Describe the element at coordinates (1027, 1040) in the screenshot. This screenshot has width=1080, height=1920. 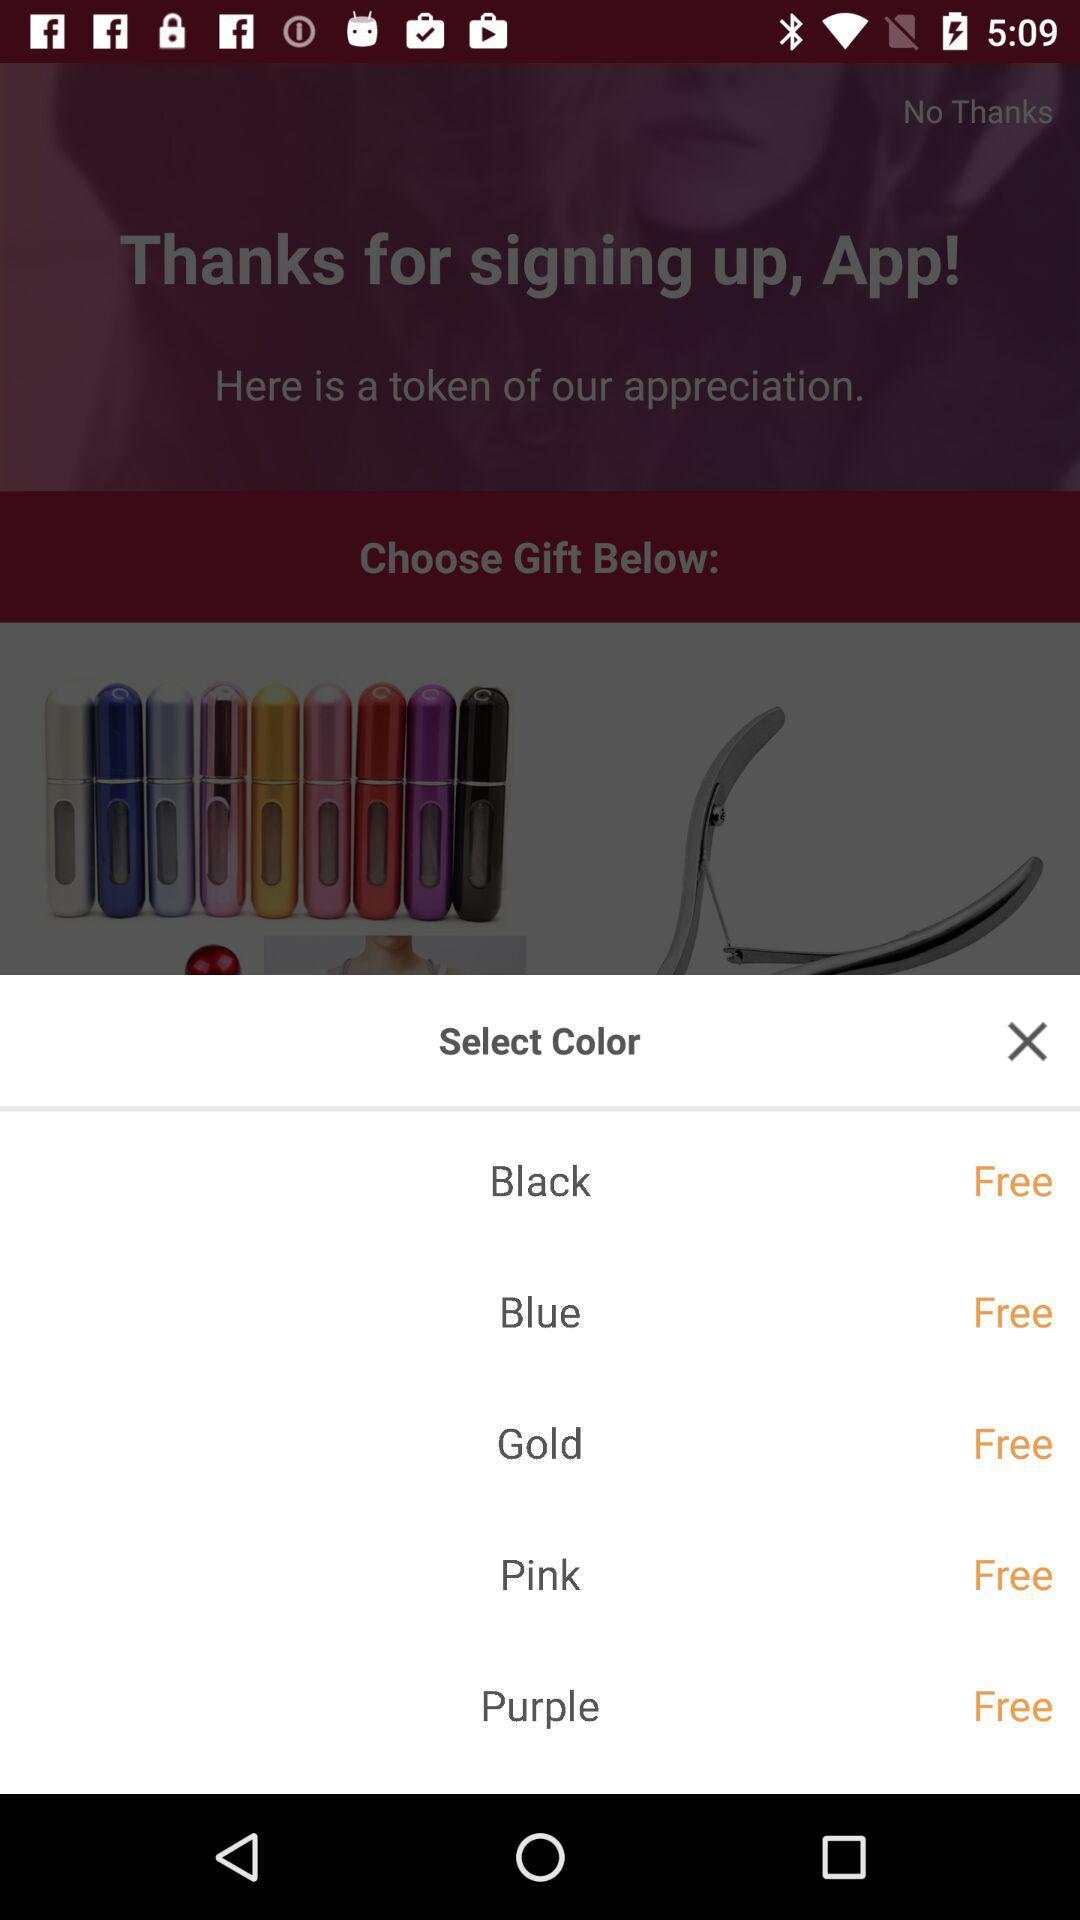
I see `the window` at that location.